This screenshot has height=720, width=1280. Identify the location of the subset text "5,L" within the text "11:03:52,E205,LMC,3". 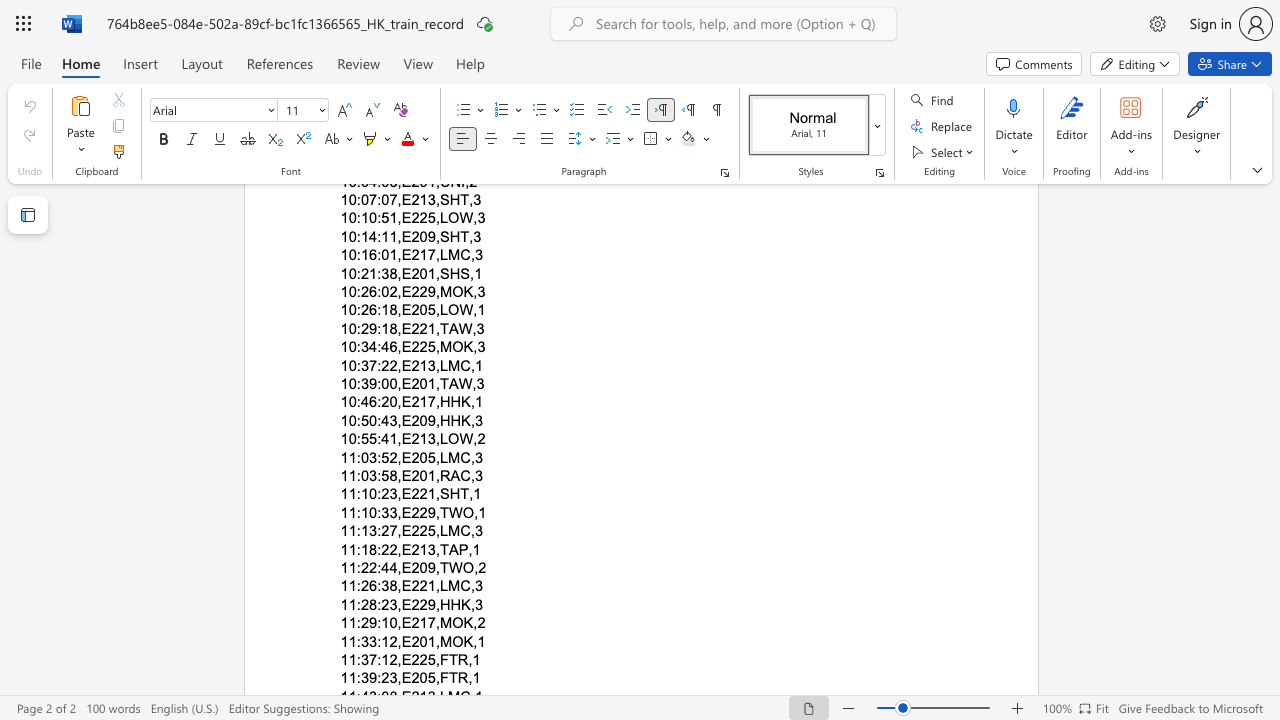
(426, 457).